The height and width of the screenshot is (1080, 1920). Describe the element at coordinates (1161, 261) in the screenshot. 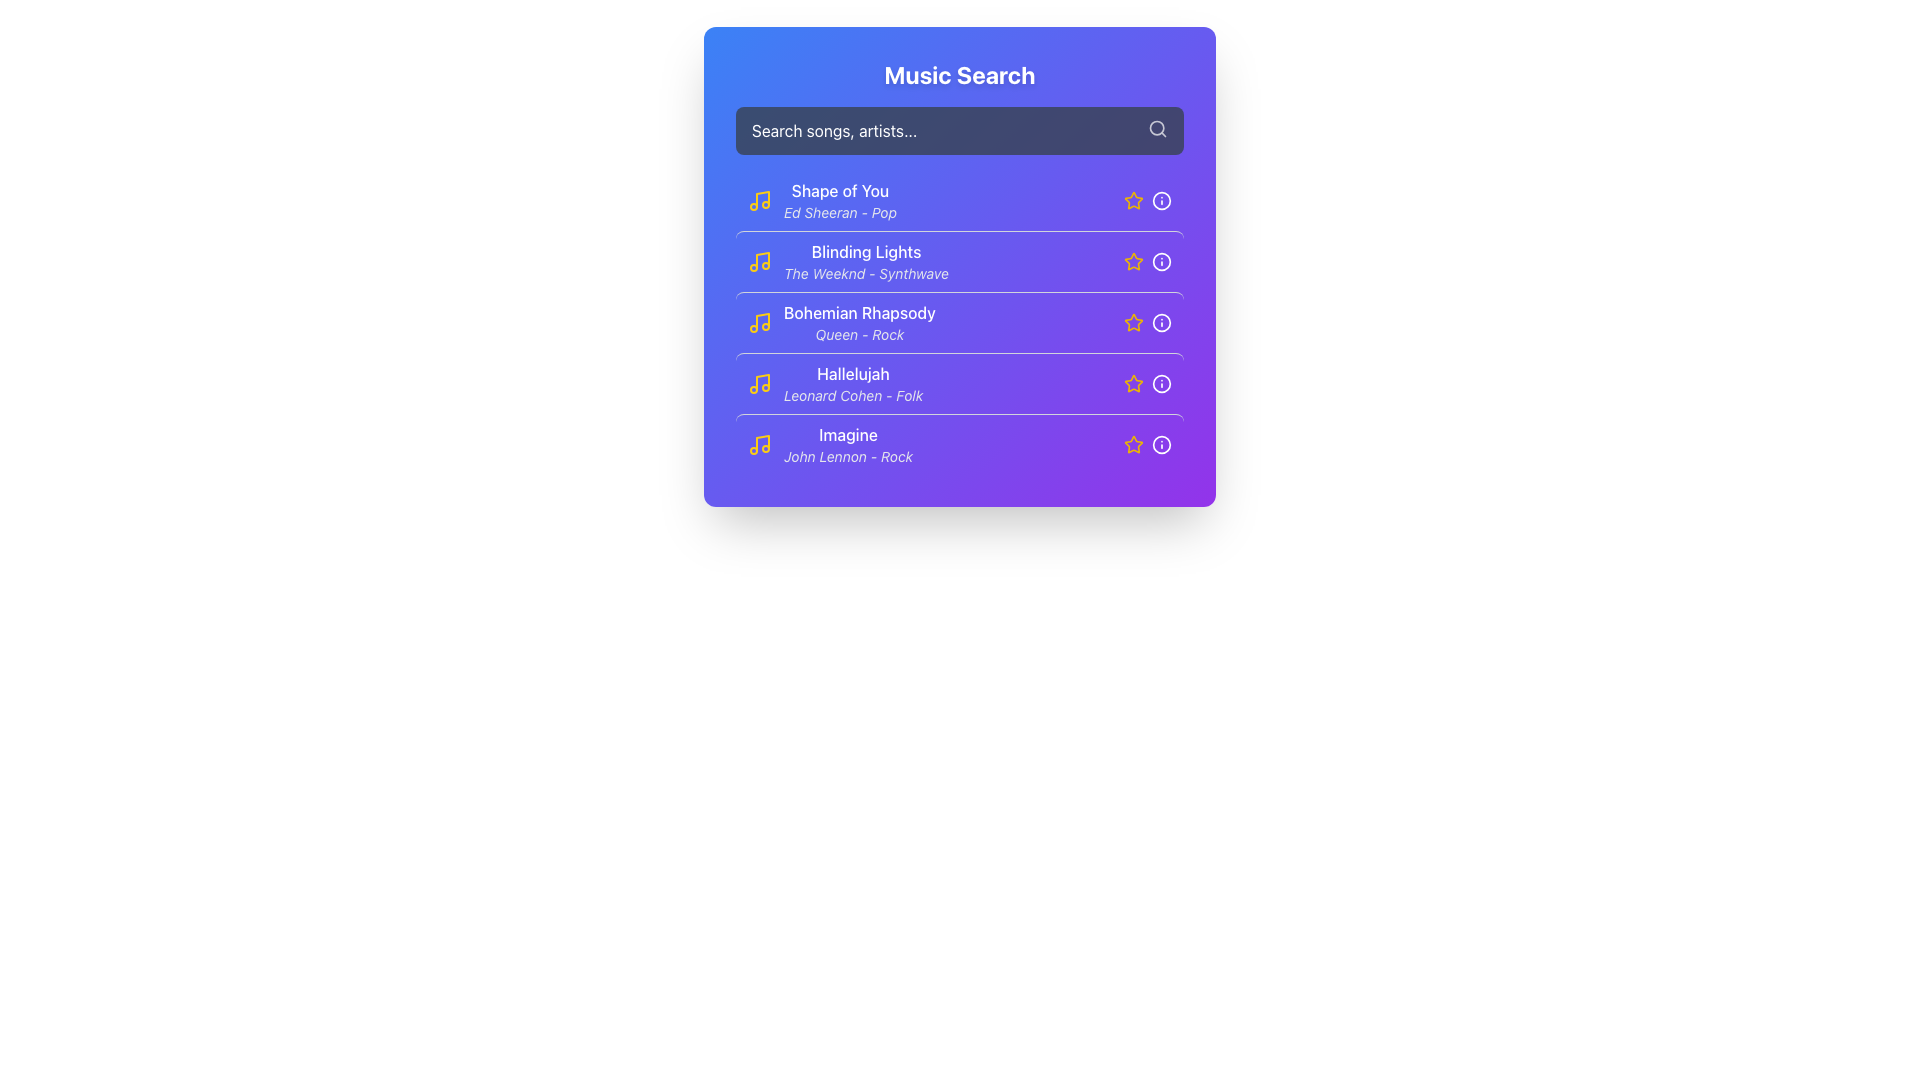

I see `the SVG Circle element styled with a border stroke, positioned within the rightmost region of the second row, next to the star icon of the 'Blinding Lights' entry` at that location.